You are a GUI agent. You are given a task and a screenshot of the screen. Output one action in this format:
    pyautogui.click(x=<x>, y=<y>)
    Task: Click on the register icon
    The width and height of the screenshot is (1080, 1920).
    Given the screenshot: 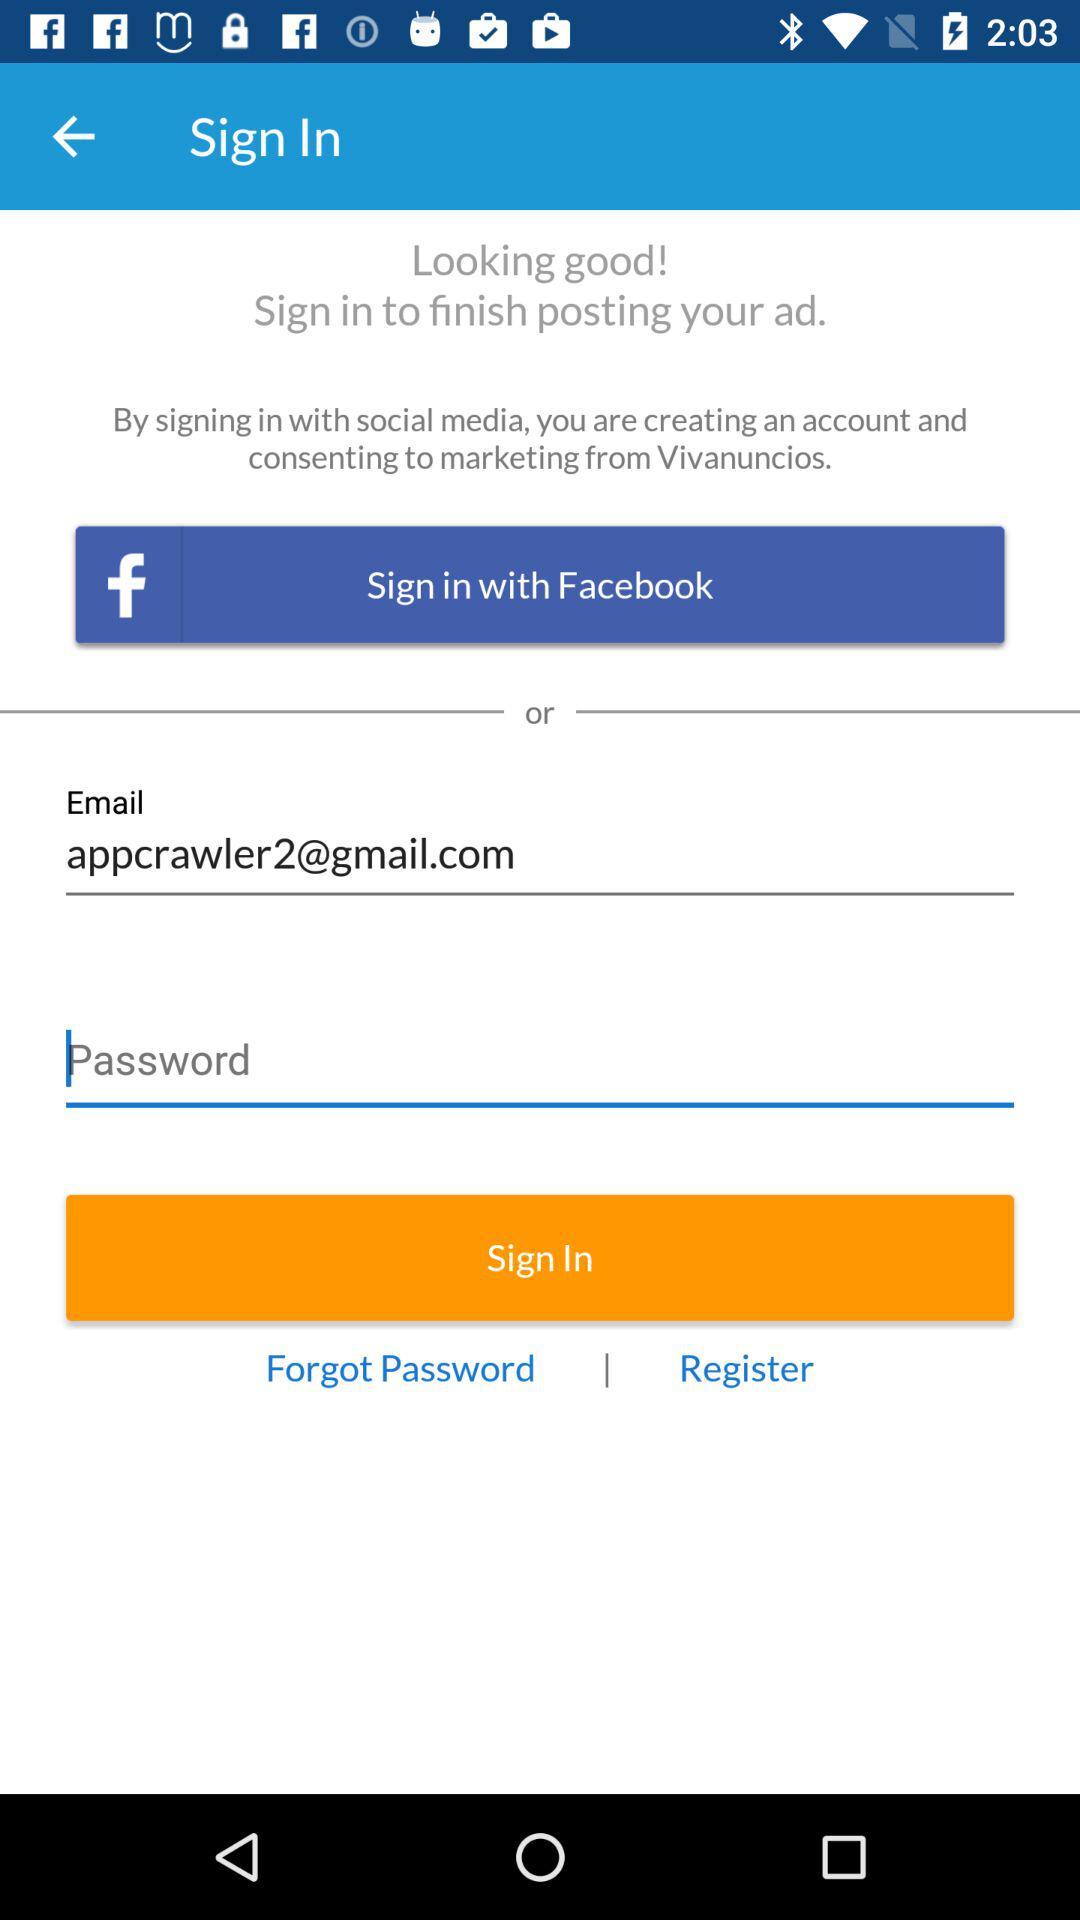 What is the action you would take?
    pyautogui.click(x=746, y=1366)
    